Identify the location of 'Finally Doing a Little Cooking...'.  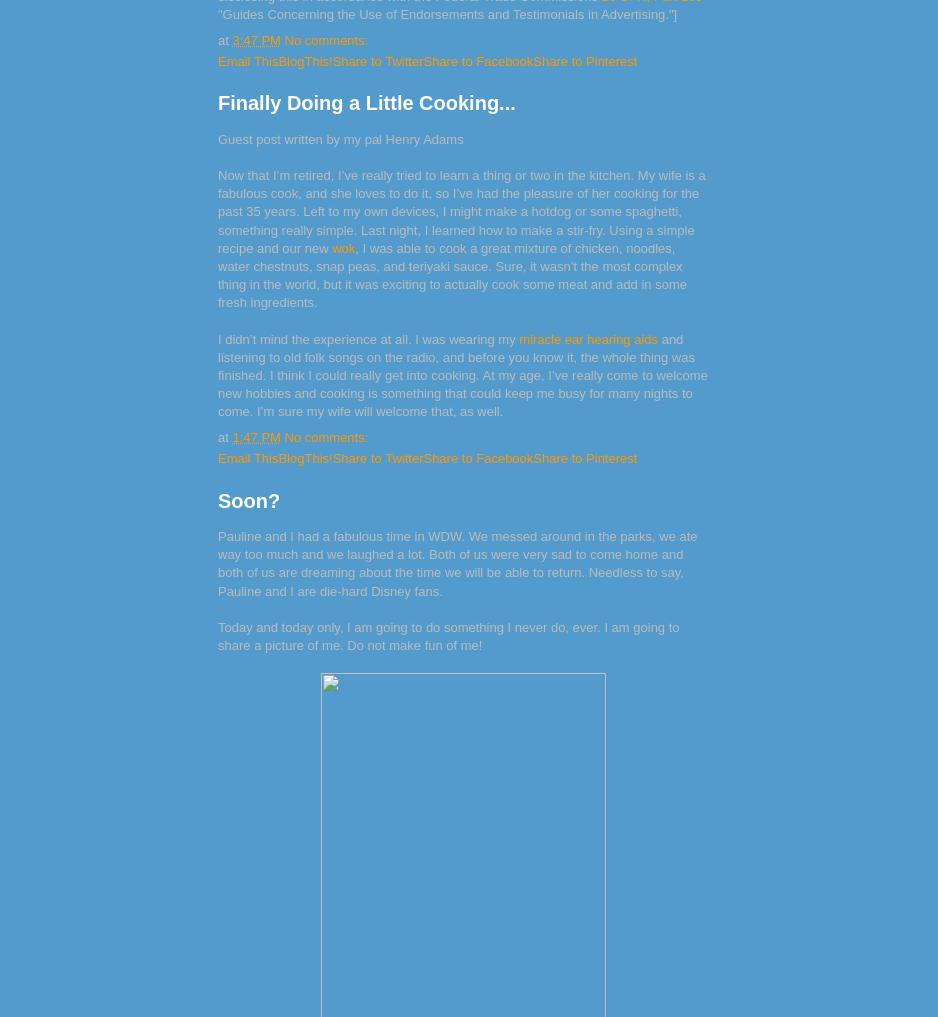
(366, 103).